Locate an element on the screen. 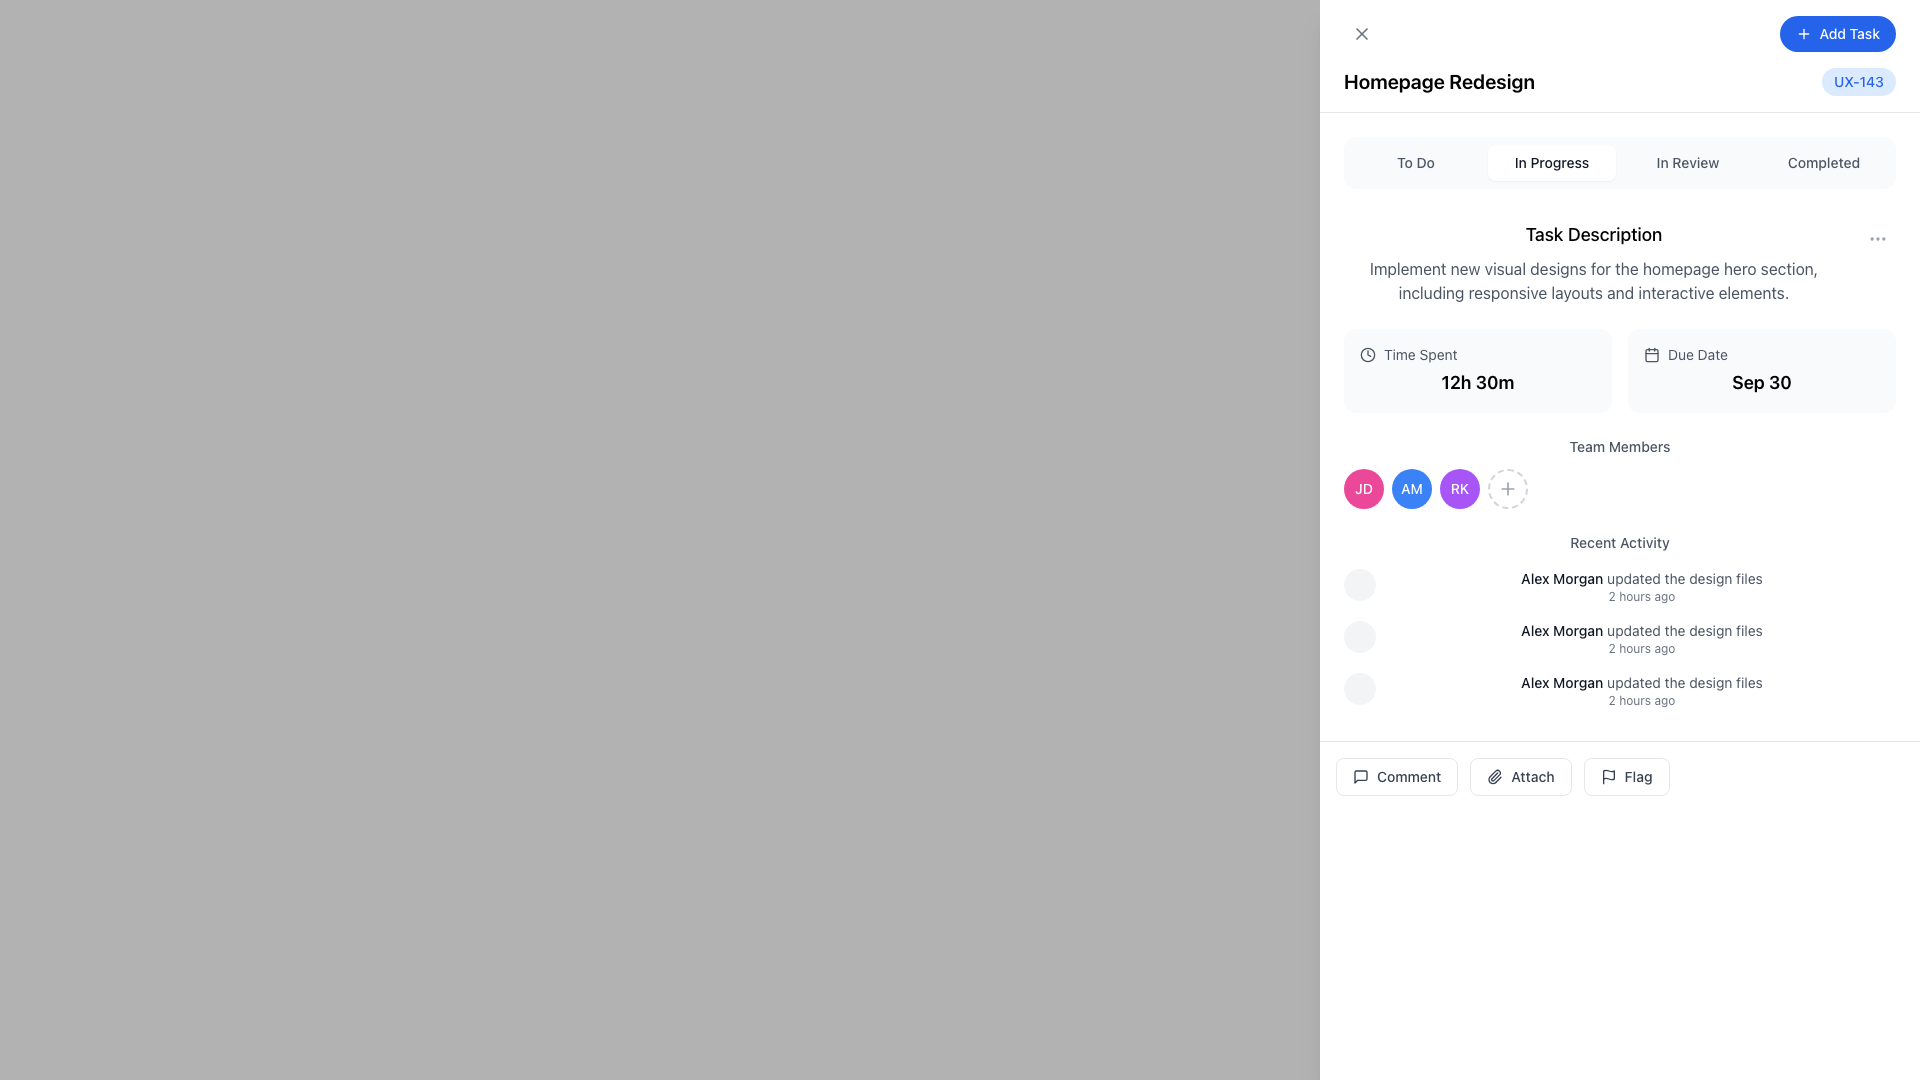  the close icon located at the top-left corner of the interface, near the title 'Homepage Redesign' is located at coordinates (1361, 34).